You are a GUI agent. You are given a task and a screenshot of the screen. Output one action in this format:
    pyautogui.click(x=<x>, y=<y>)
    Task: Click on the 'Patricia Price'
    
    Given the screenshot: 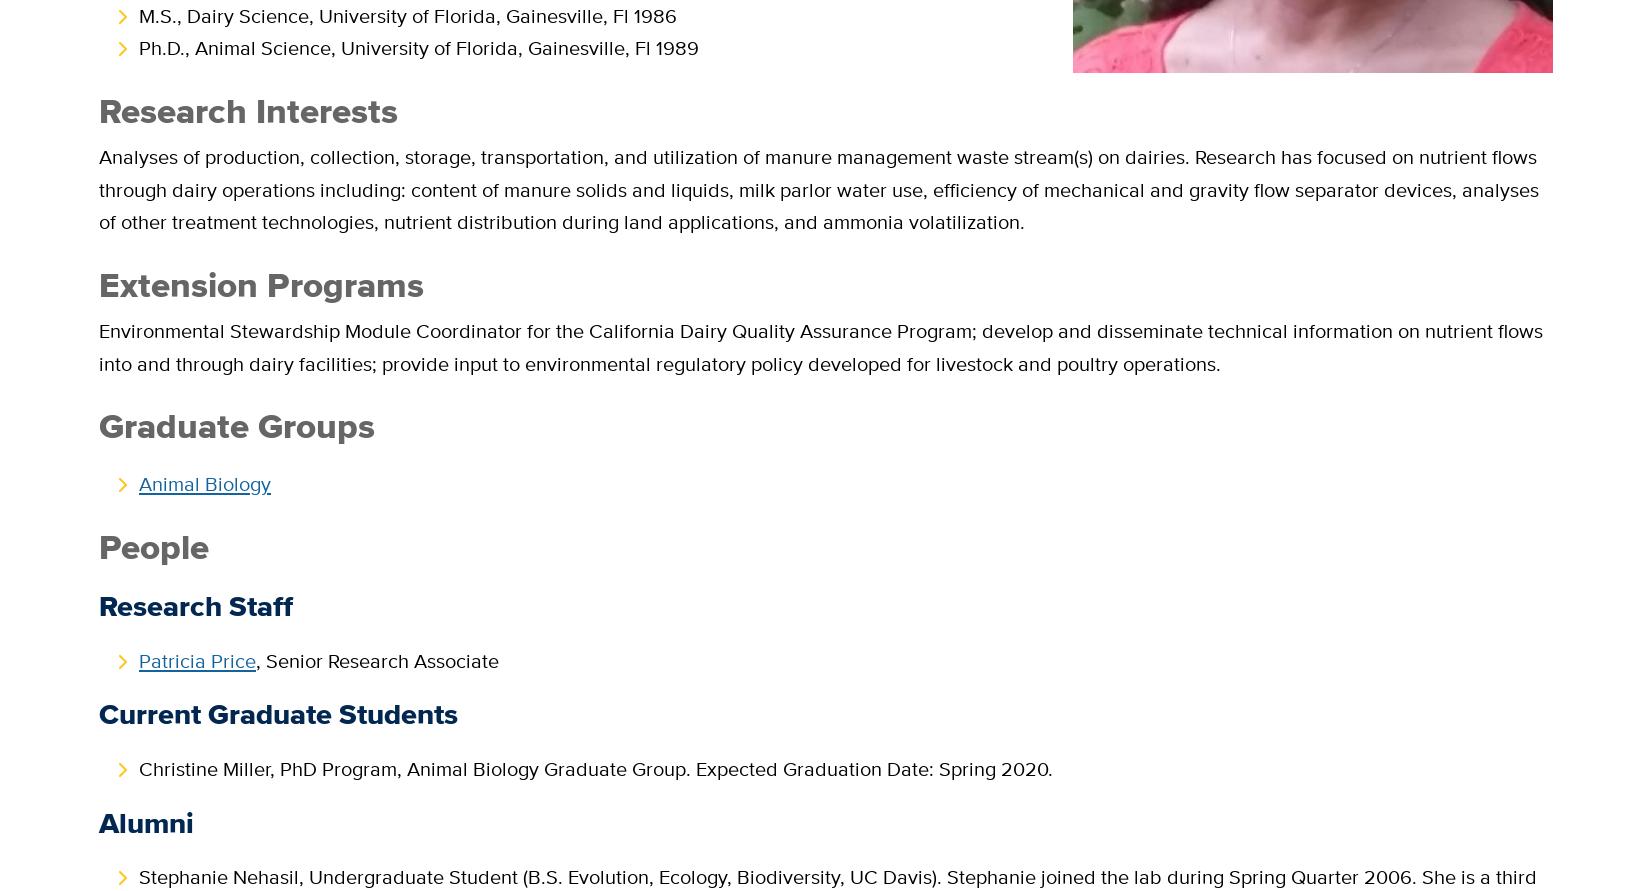 What is the action you would take?
    pyautogui.click(x=197, y=658)
    